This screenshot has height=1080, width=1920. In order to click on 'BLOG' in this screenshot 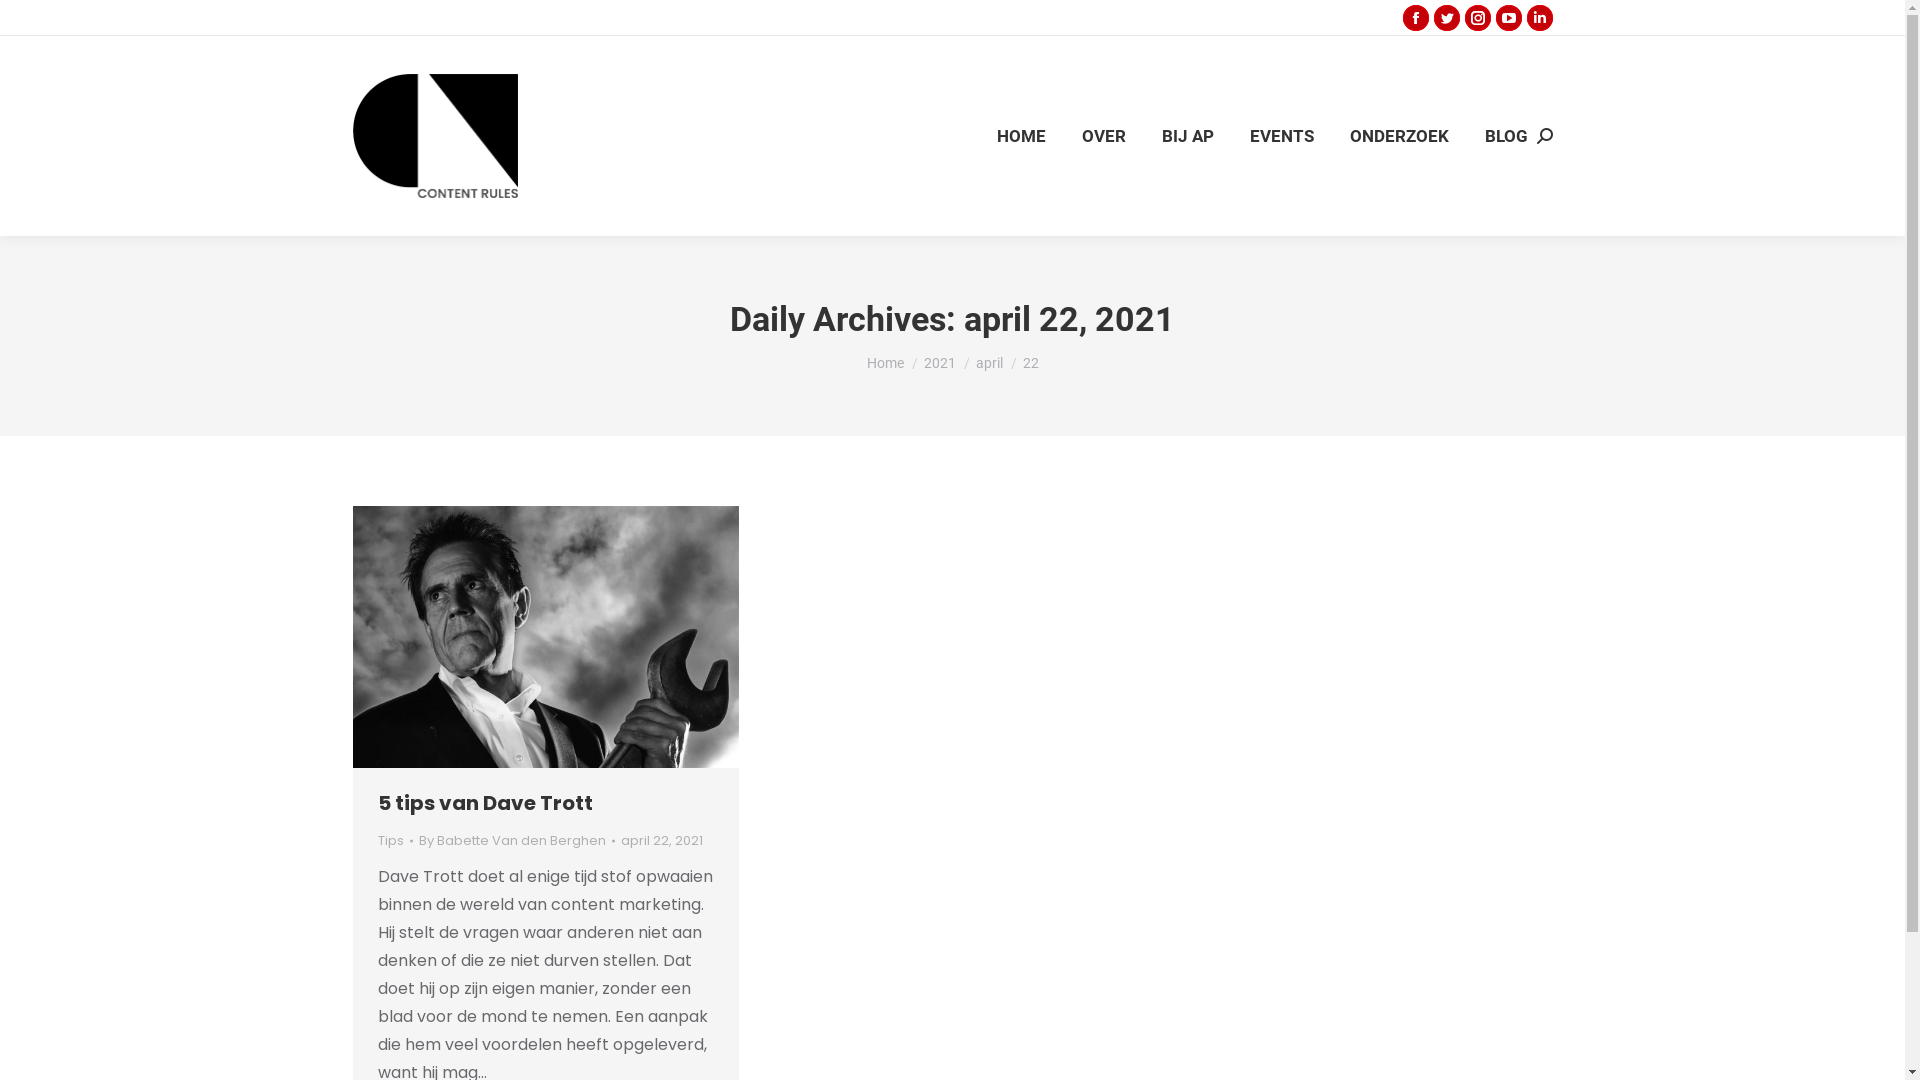, I will do `click(1505, 135)`.